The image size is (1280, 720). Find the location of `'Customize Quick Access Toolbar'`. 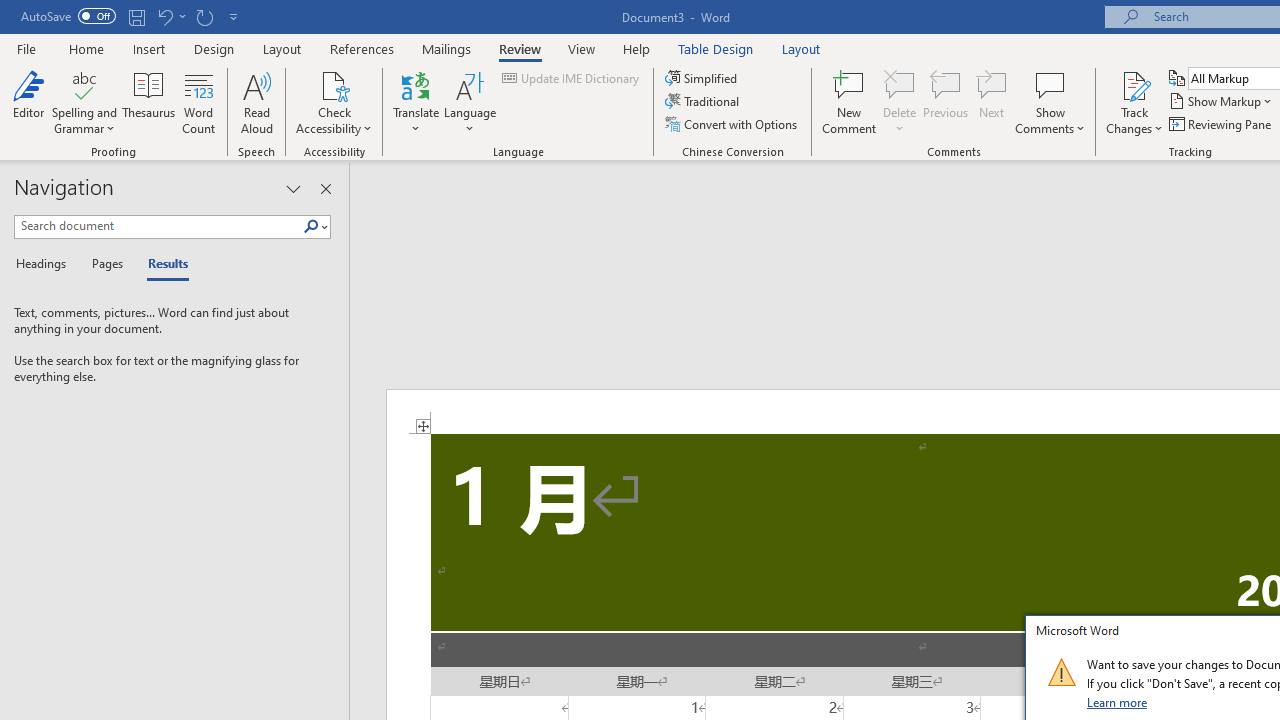

'Customize Quick Access Toolbar' is located at coordinates (234, 16).